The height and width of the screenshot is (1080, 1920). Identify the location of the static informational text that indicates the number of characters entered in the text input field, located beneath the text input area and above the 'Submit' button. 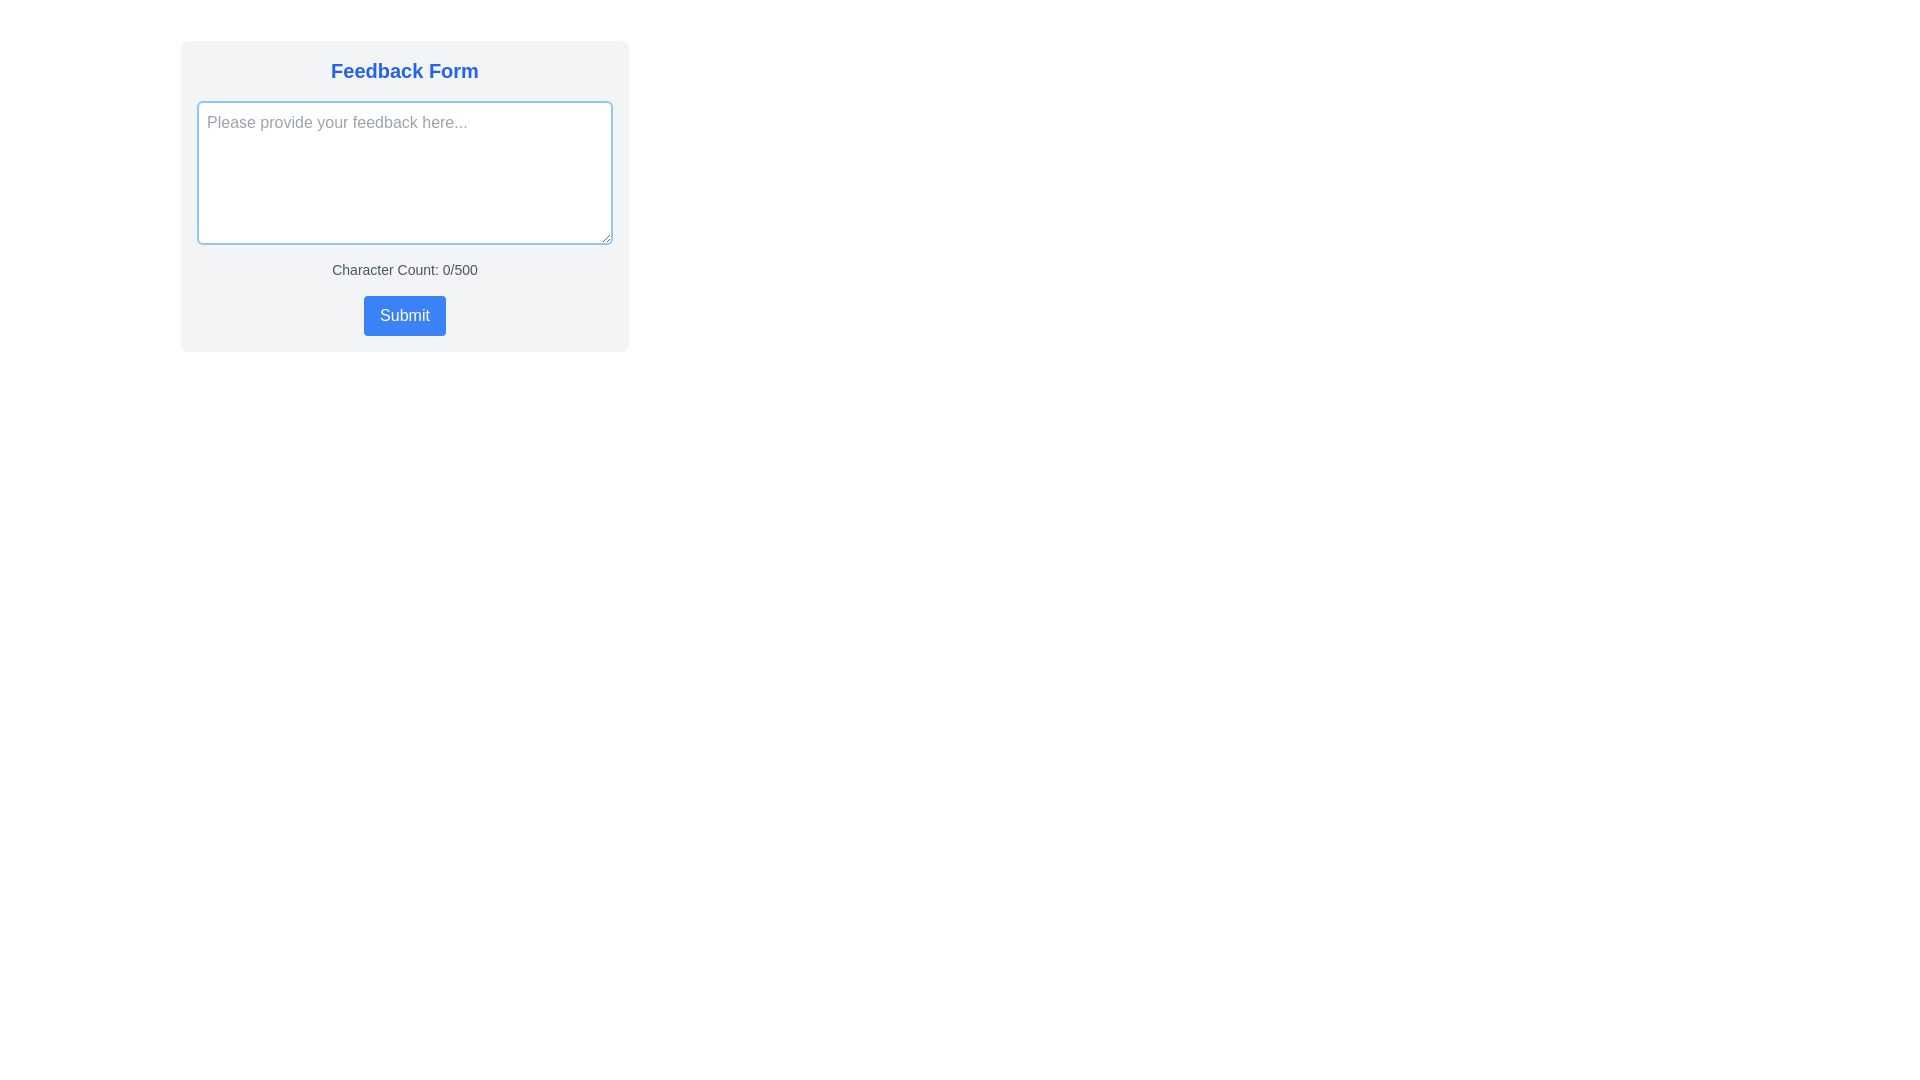
(403, 270).